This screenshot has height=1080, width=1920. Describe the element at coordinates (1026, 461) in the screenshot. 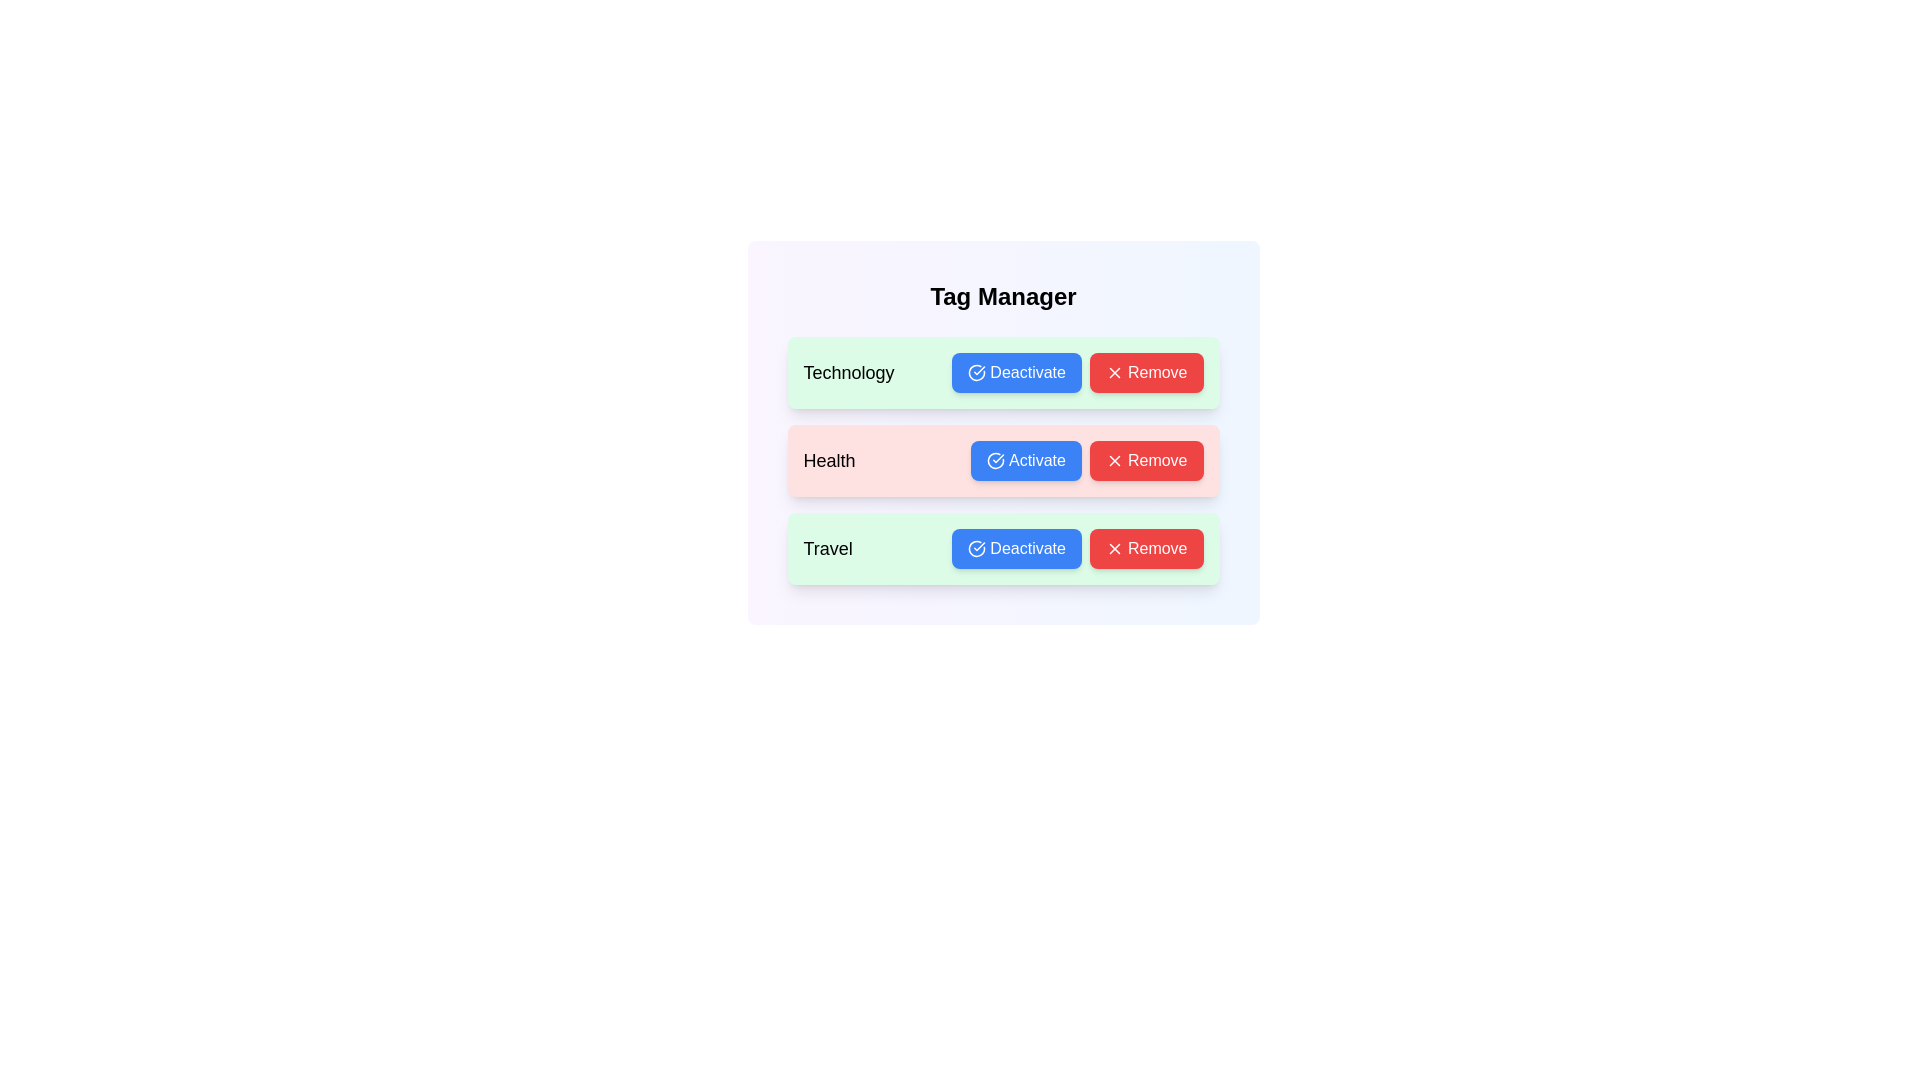

I see `the tag with name Health` at that location.